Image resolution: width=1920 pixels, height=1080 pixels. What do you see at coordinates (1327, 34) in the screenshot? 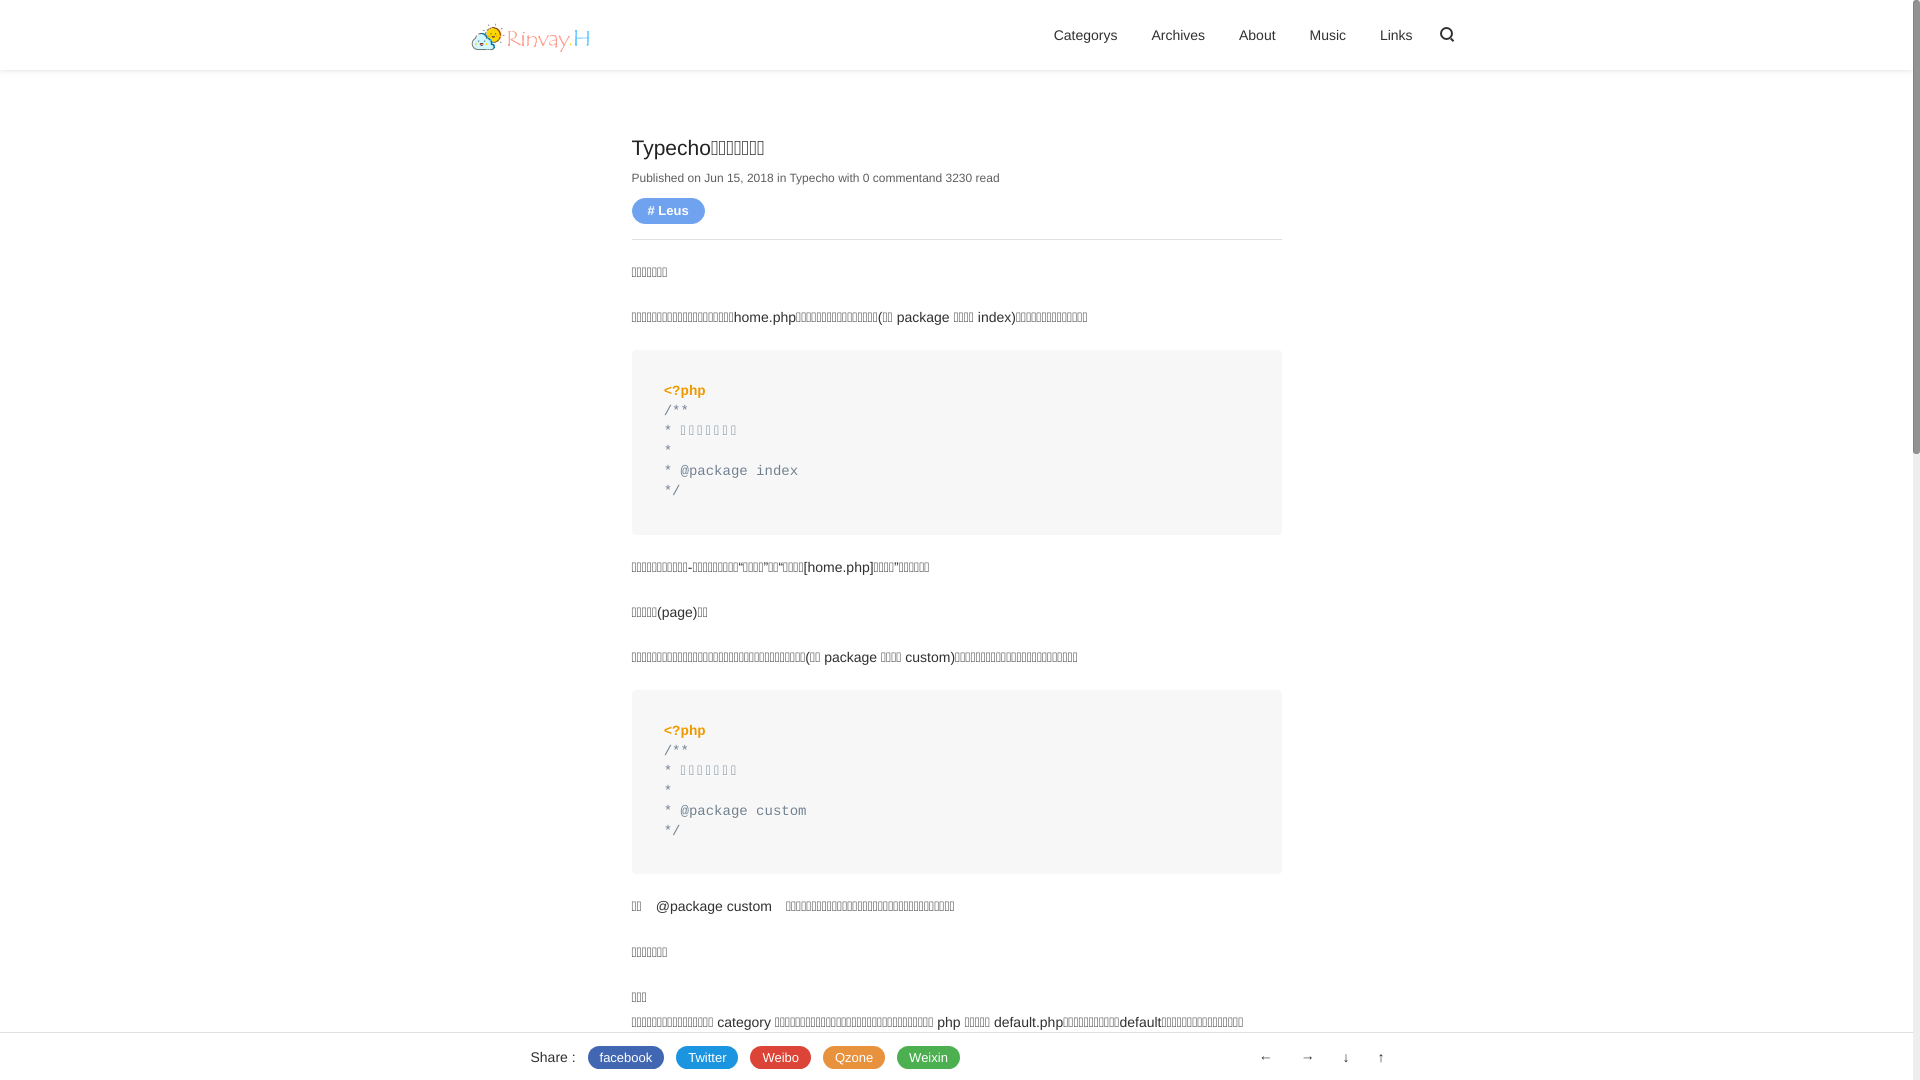
I see `'Music'` at bounding box center [1327, 34].